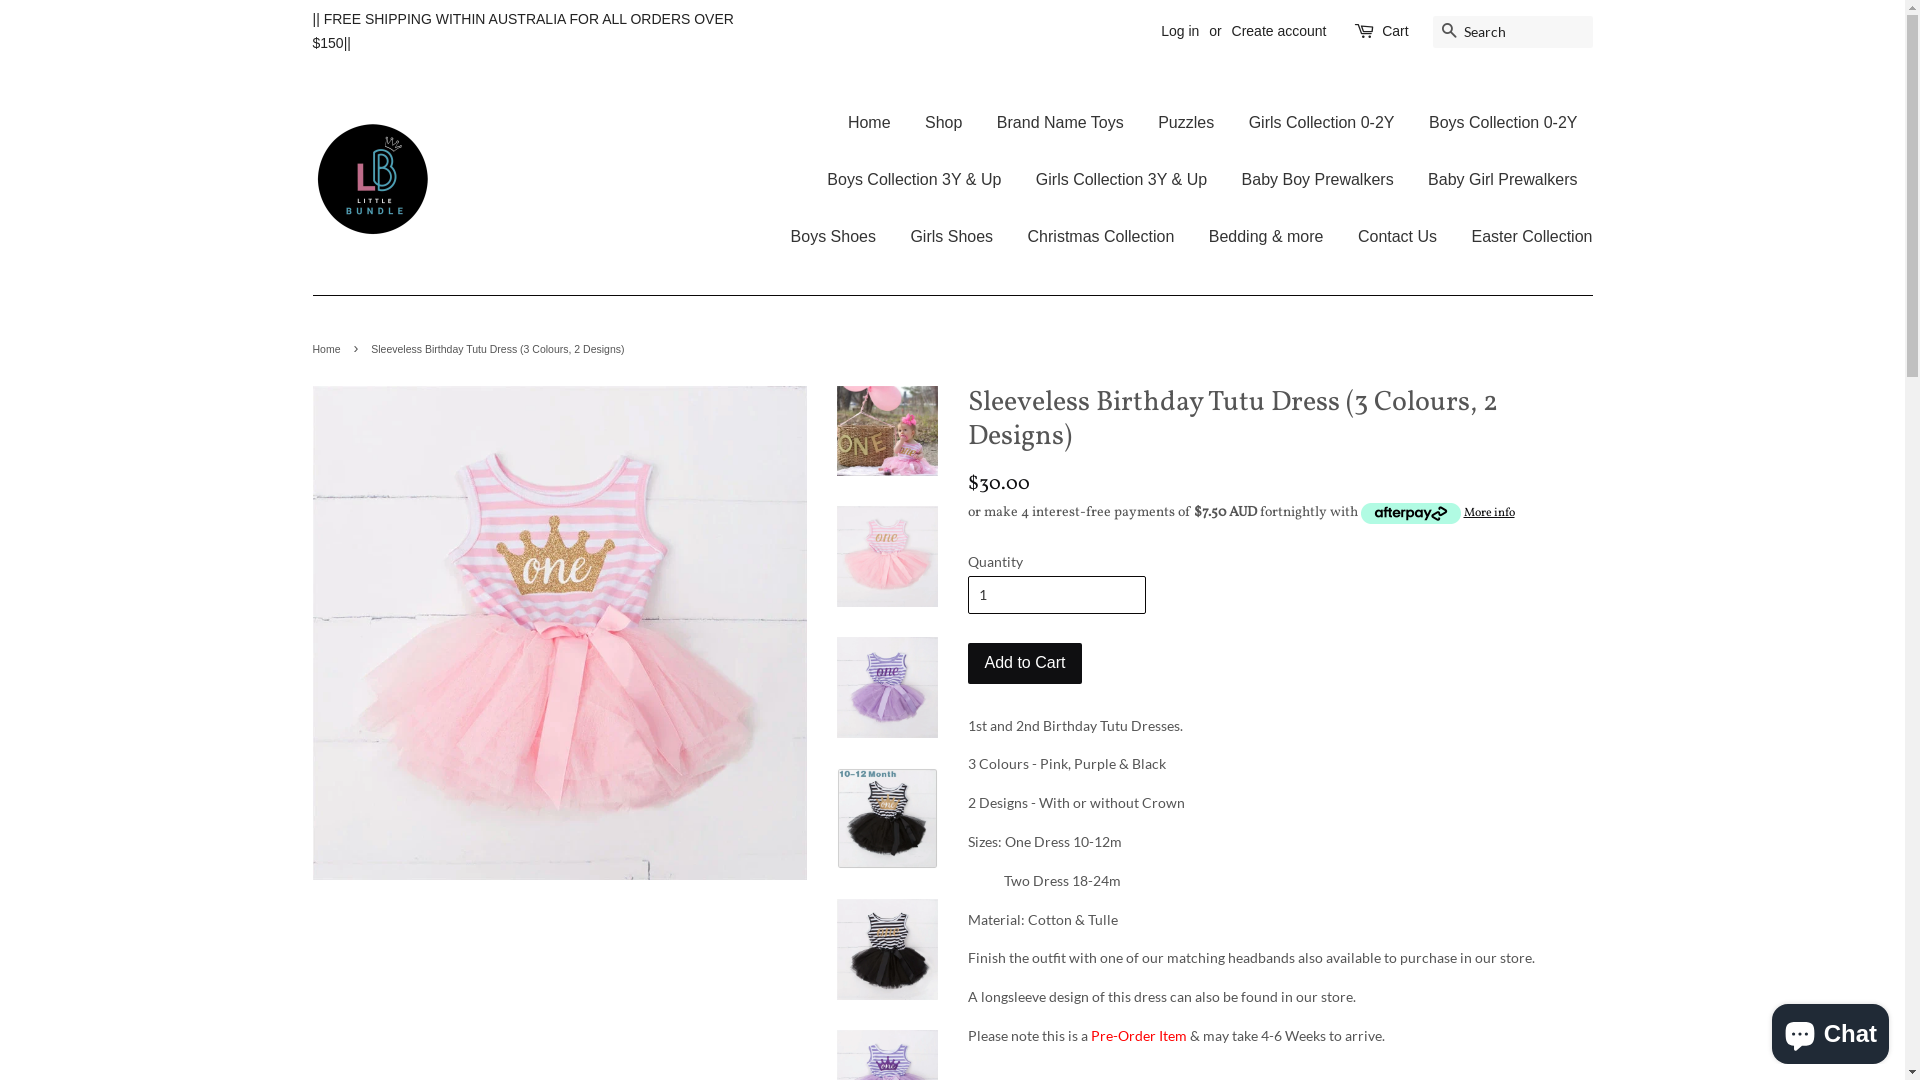 Image resolution: width=1920 pixels, height=1080 pixels. What do you see at coordinates (1059, 122) in the screenshot?
I see `'Brand Name Toys'` at bounding box center [1059, 122].